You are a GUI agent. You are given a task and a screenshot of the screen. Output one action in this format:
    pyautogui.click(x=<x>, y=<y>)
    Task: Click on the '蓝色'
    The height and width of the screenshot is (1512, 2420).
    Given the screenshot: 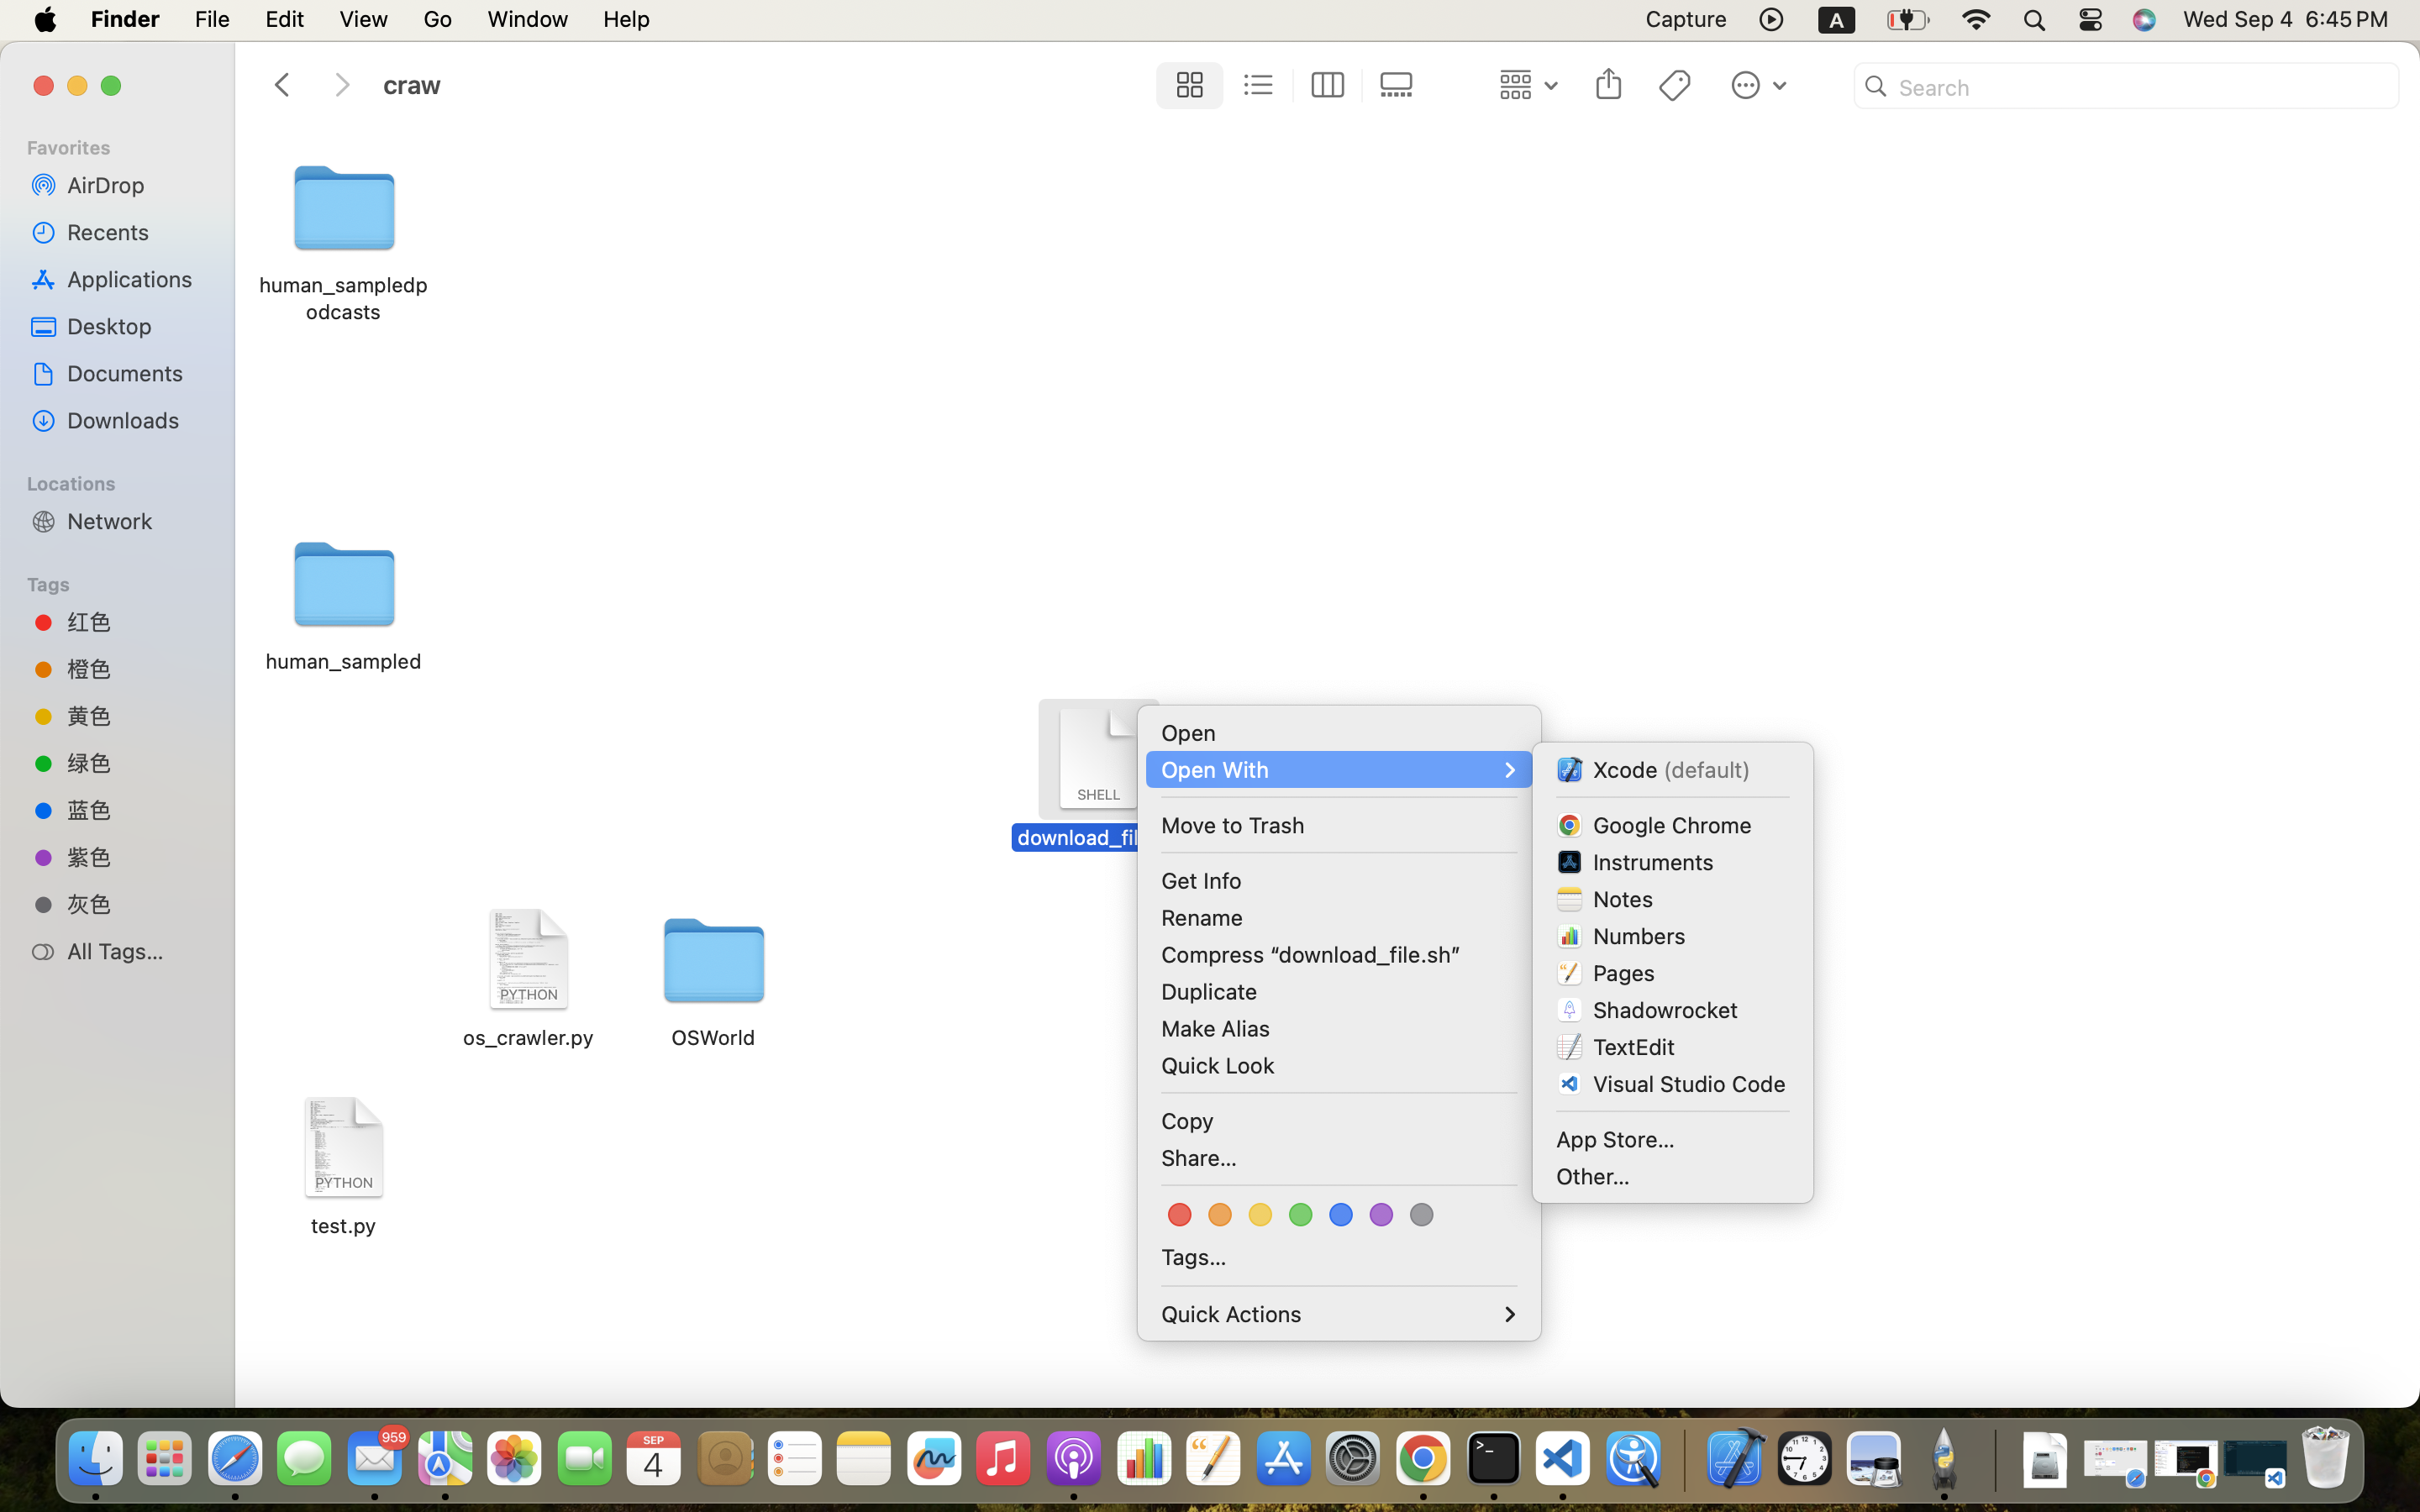 What is the action you would take?
    pyautogui.click(x=134, y=809)
    